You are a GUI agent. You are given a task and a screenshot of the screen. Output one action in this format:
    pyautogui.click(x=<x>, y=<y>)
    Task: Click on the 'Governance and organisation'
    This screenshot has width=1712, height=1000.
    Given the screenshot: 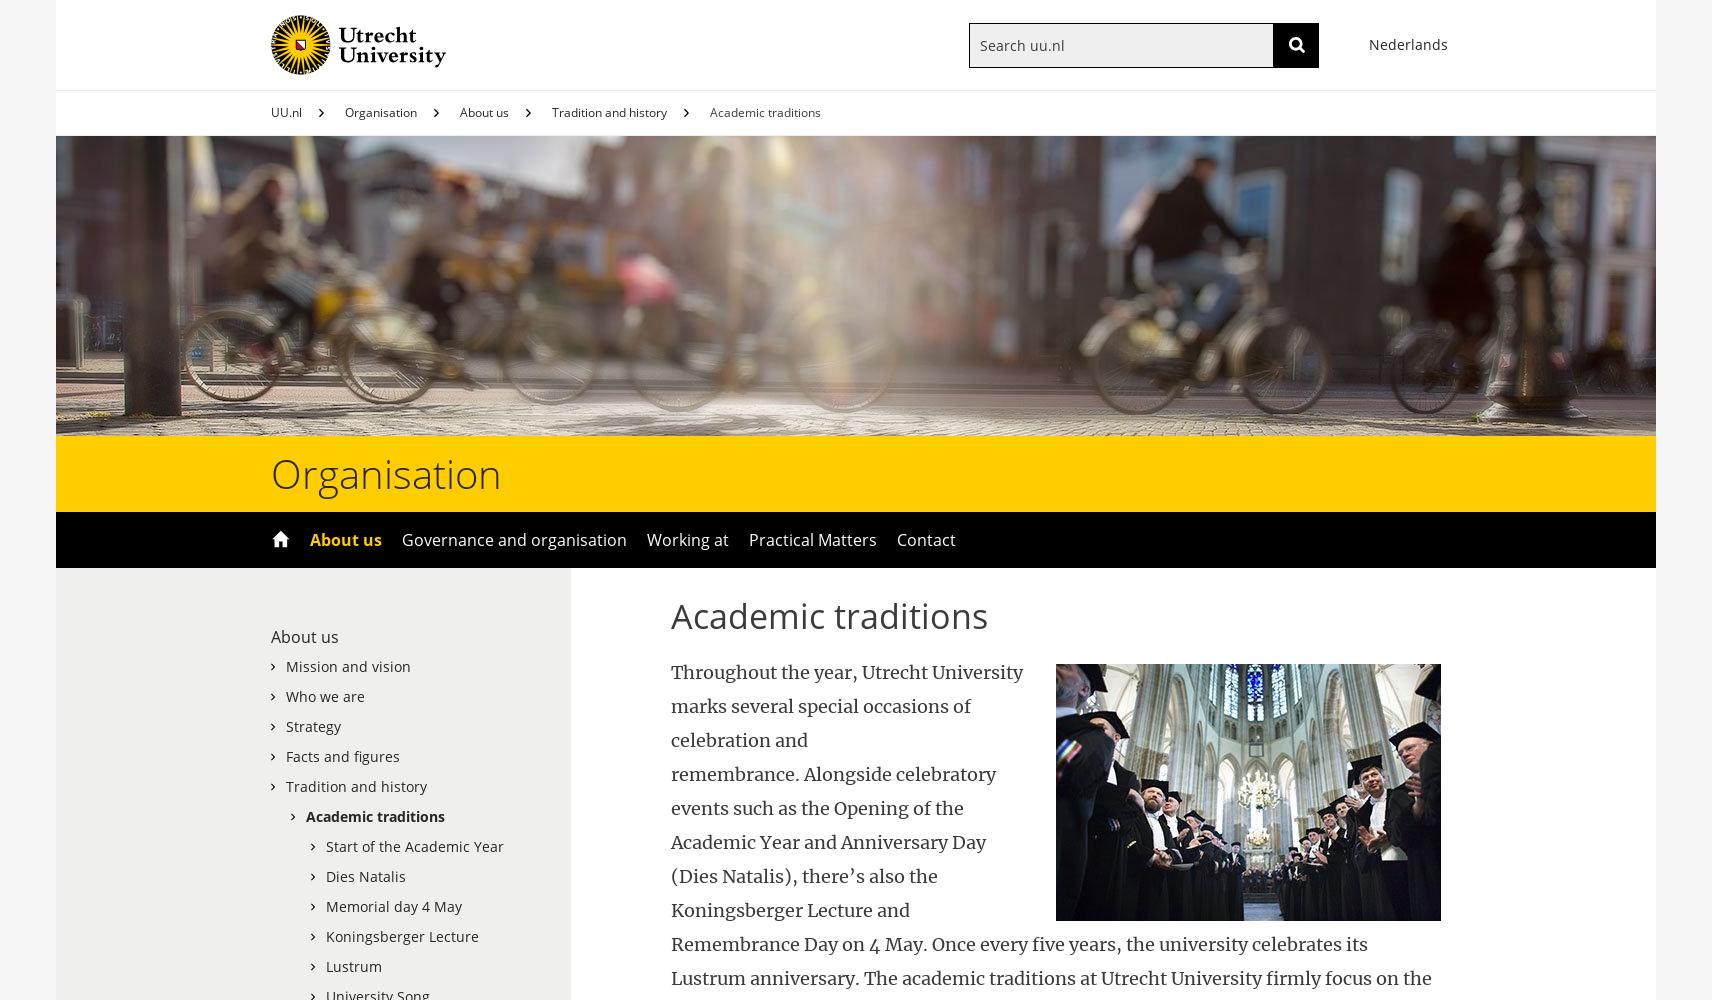 What is the action you would take?
    pyautogui.click(x=513, y=540)
    